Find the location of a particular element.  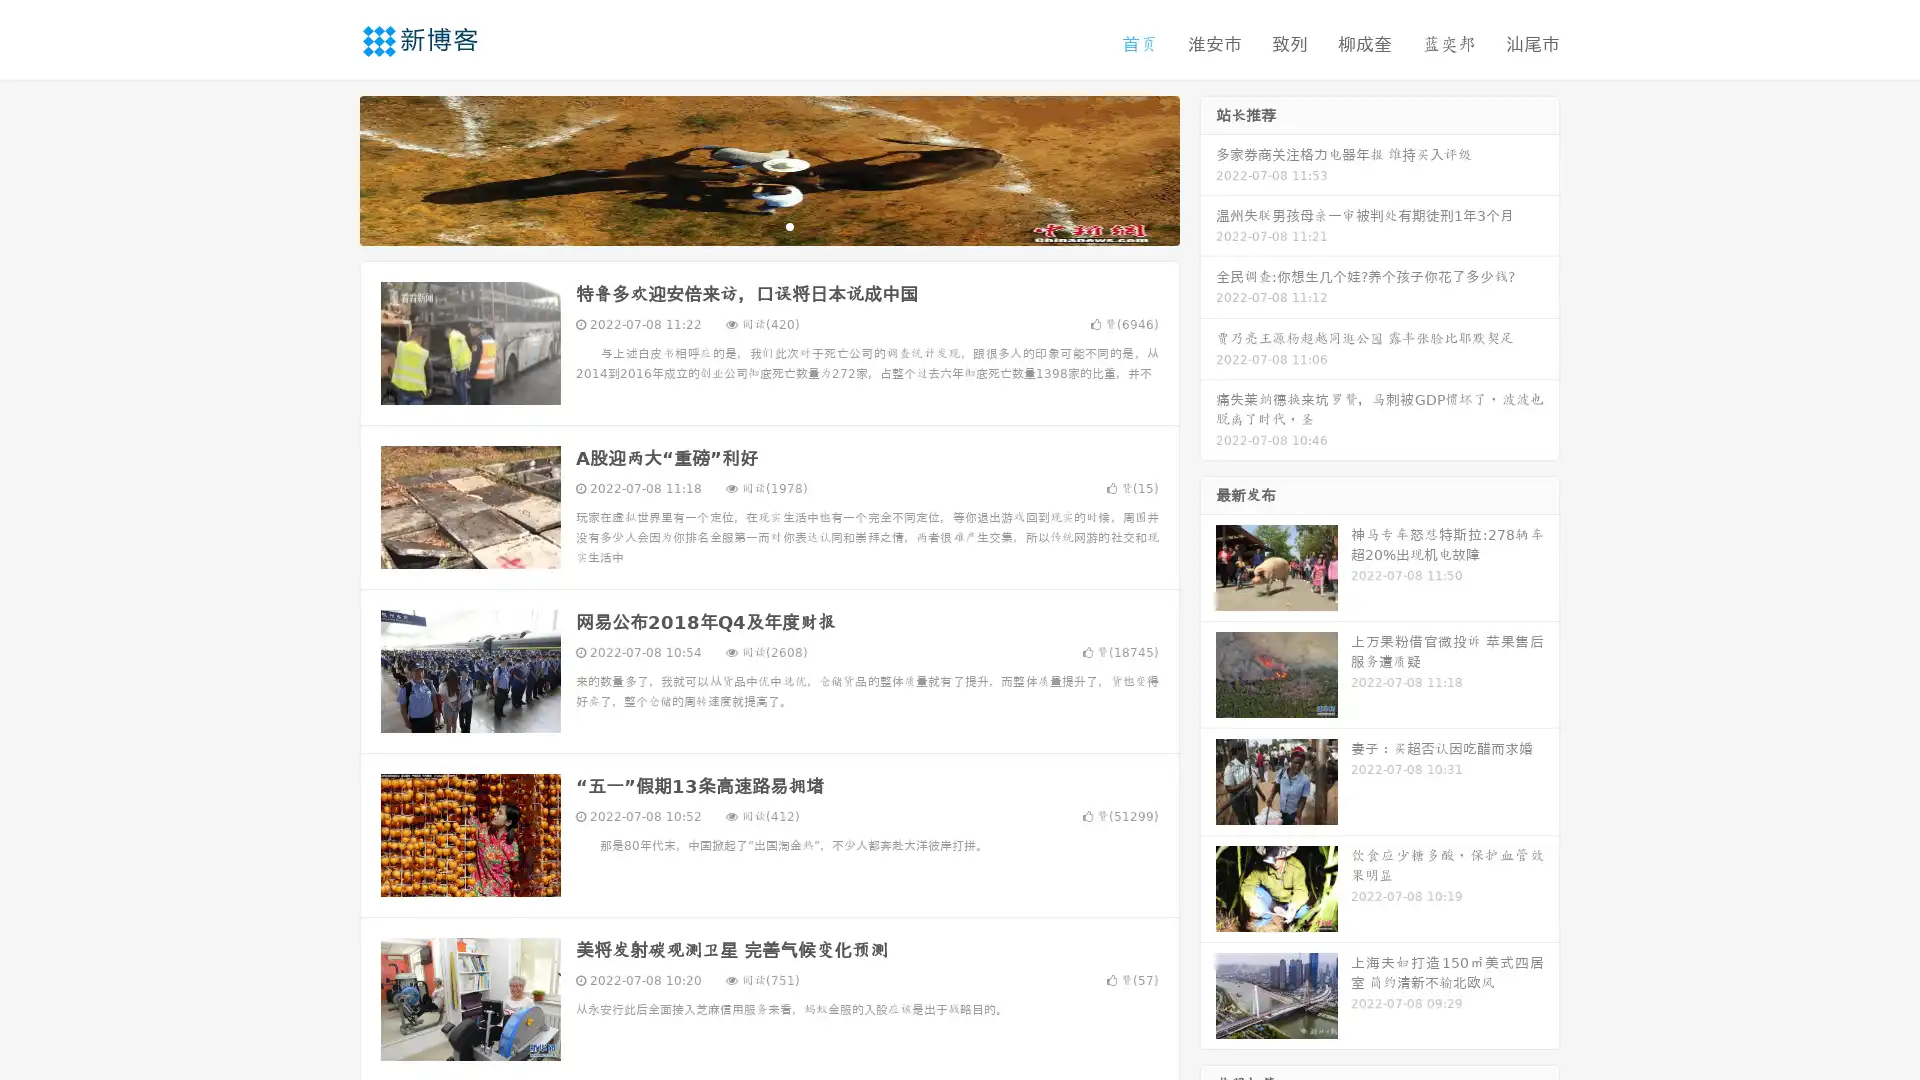

Go to slide 1 is located at coordinates (748, 225).